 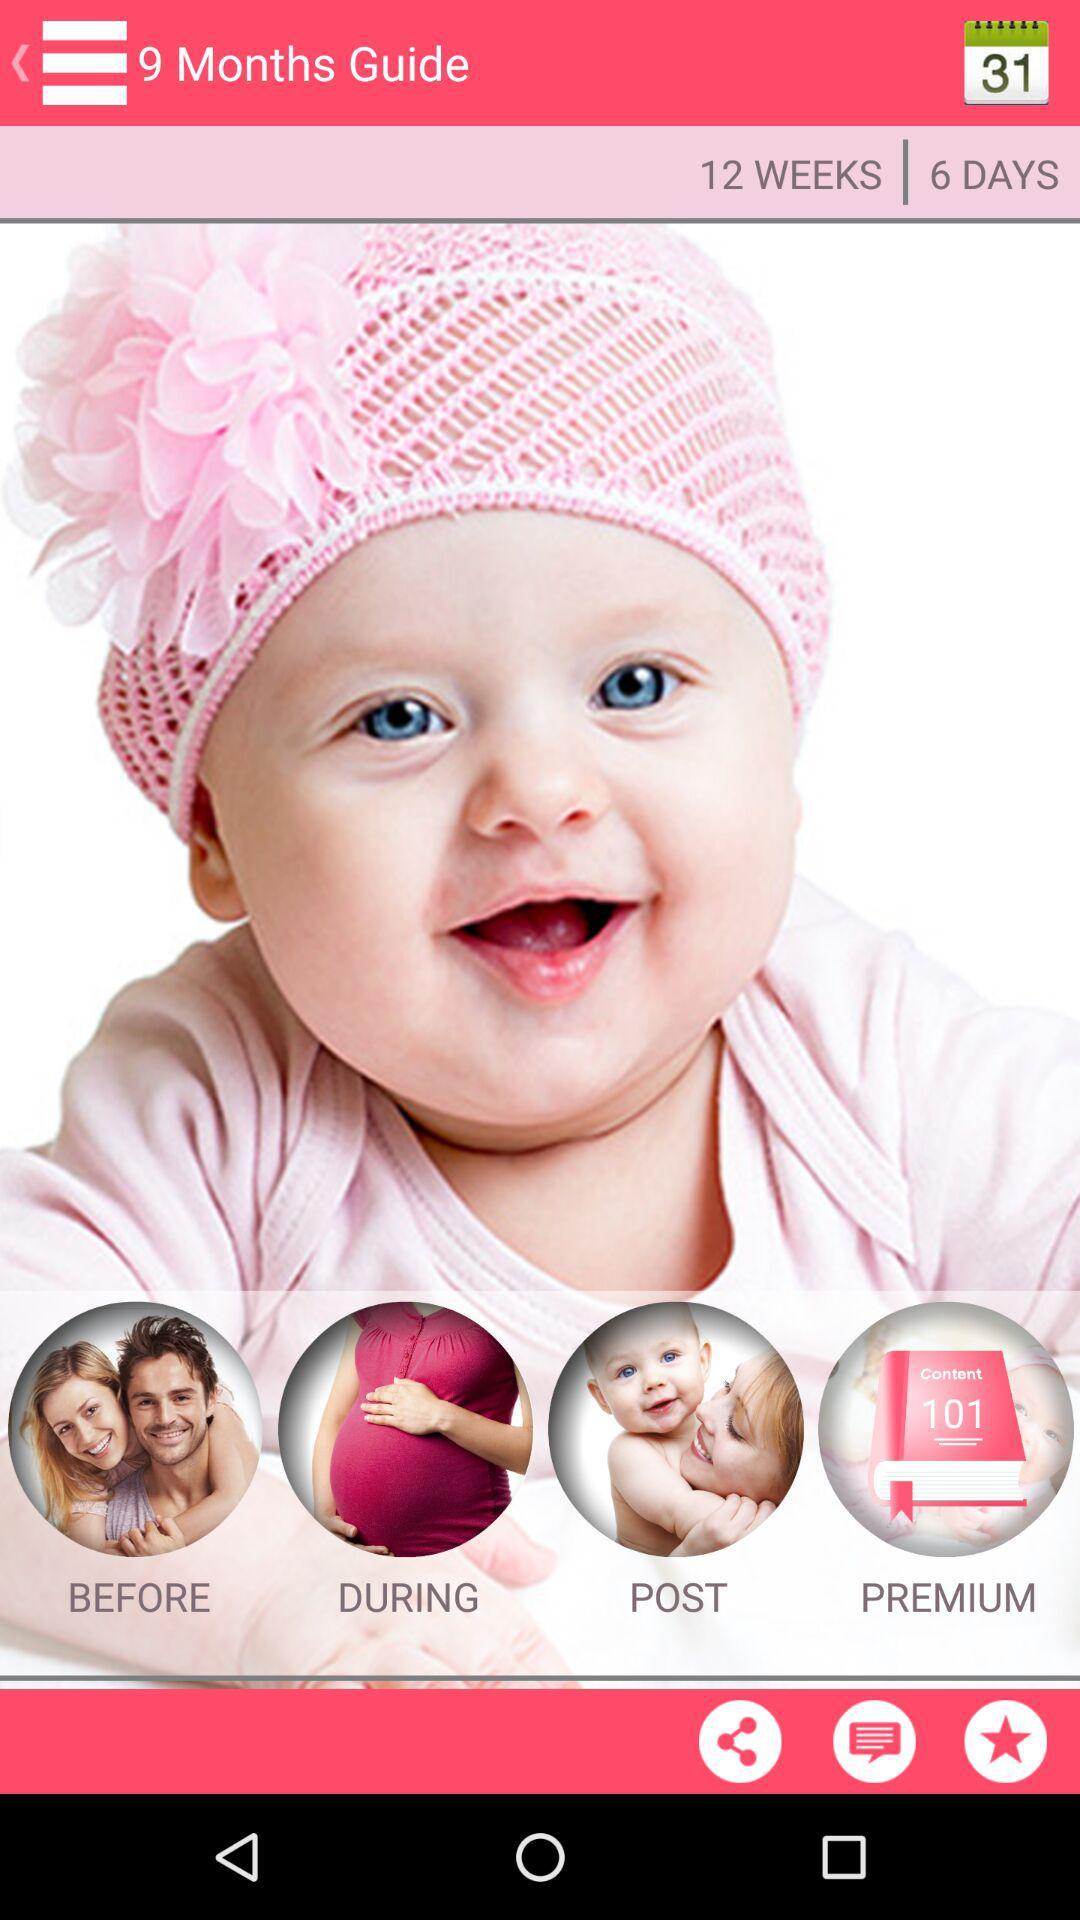 I want to click on share the page, so click(x=740, y=1740).